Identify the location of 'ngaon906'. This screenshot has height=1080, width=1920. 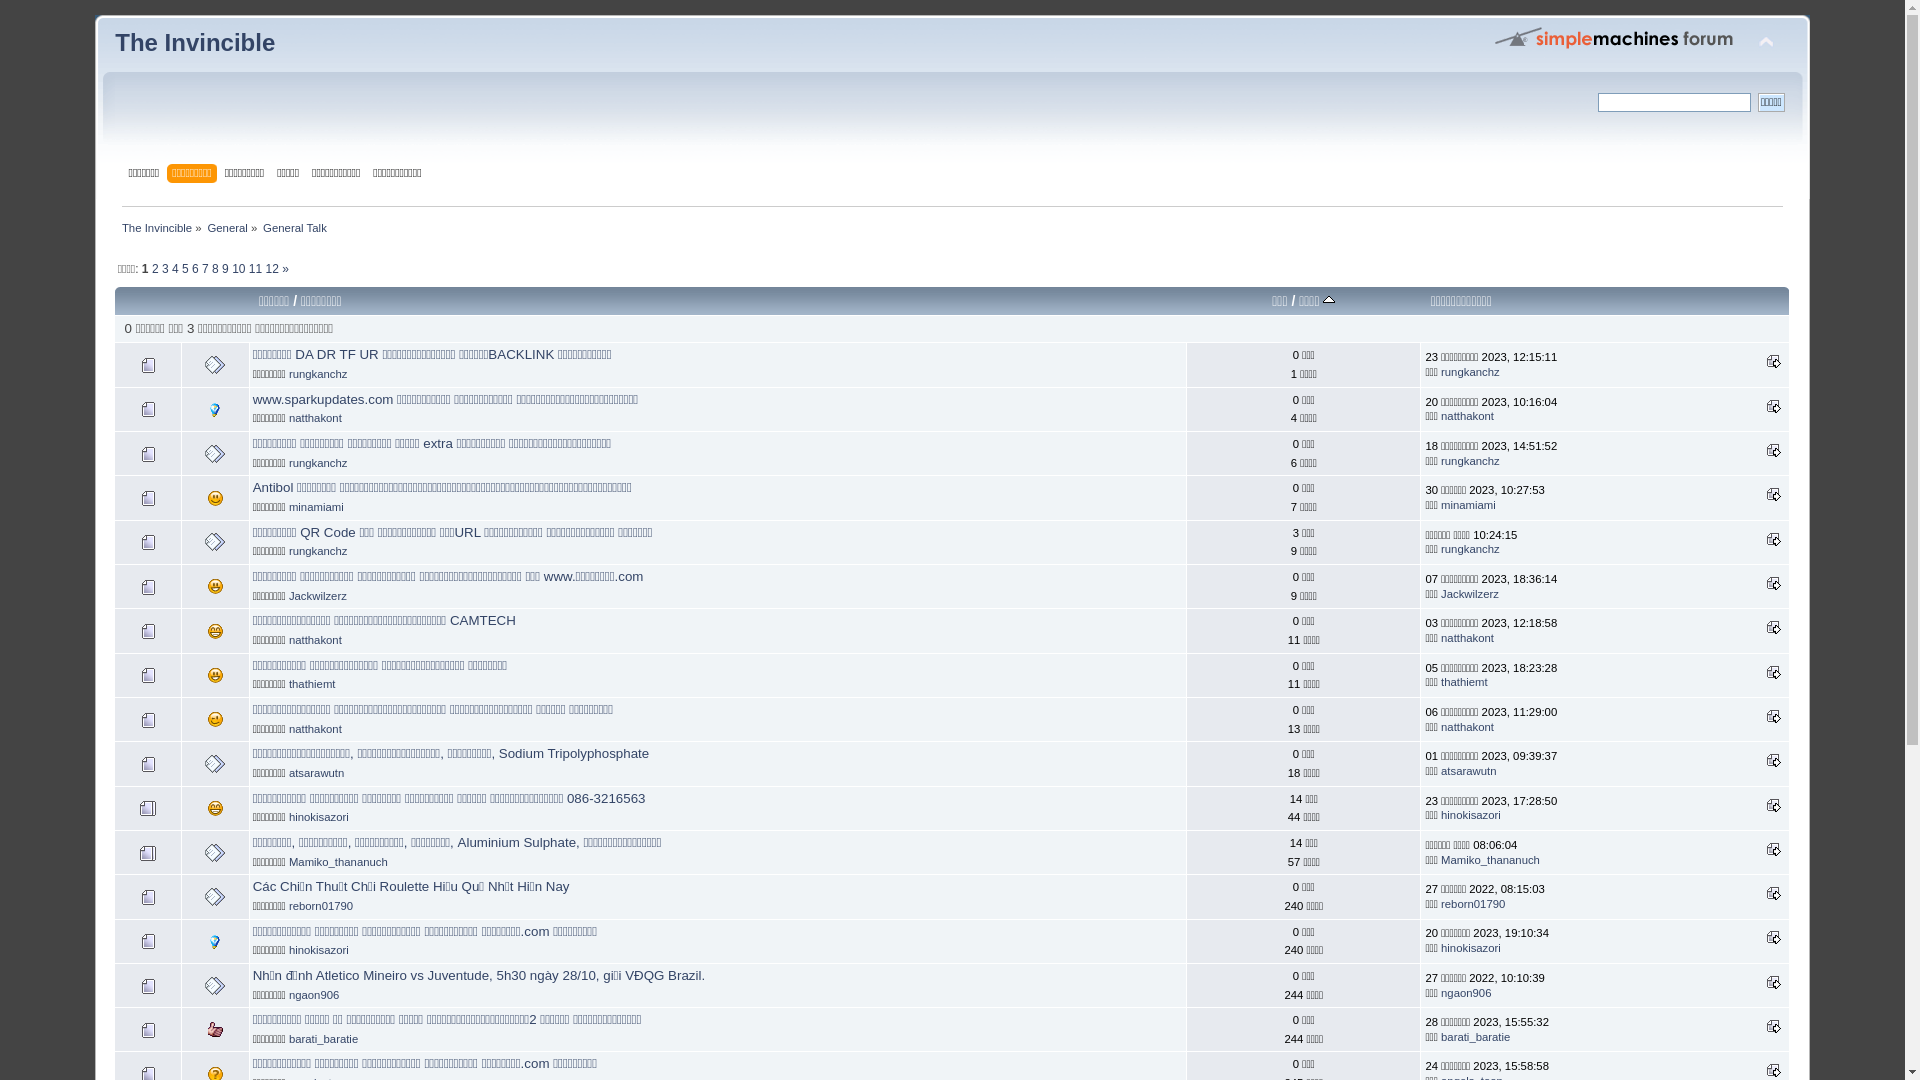
(1440, 991).